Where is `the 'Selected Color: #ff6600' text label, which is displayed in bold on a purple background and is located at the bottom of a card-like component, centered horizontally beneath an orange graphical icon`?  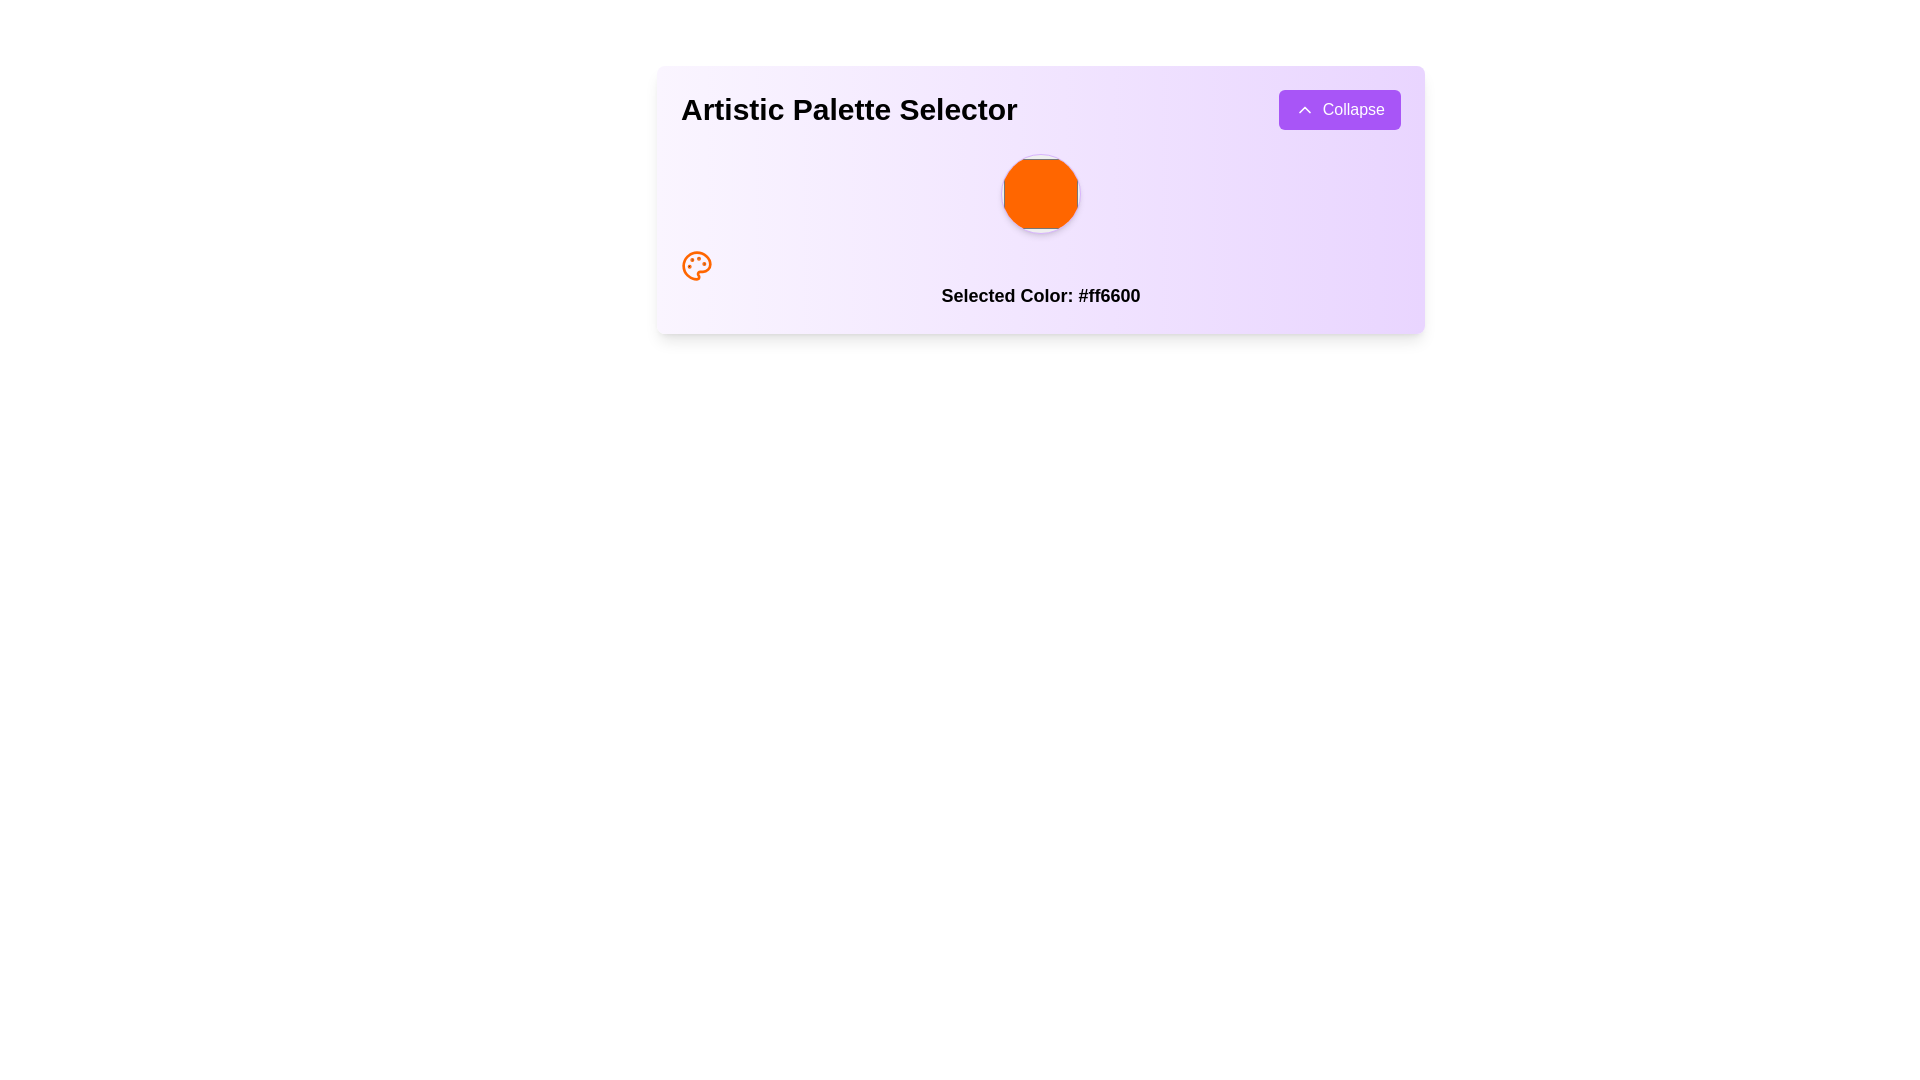
the 'Selected Color: #ff6600' text label, which is displayed in bold on a purple background and is located at the bottom of a card-like component, centered horizontally beneath an orange graphical icon is located at coordinates (1040, 296).